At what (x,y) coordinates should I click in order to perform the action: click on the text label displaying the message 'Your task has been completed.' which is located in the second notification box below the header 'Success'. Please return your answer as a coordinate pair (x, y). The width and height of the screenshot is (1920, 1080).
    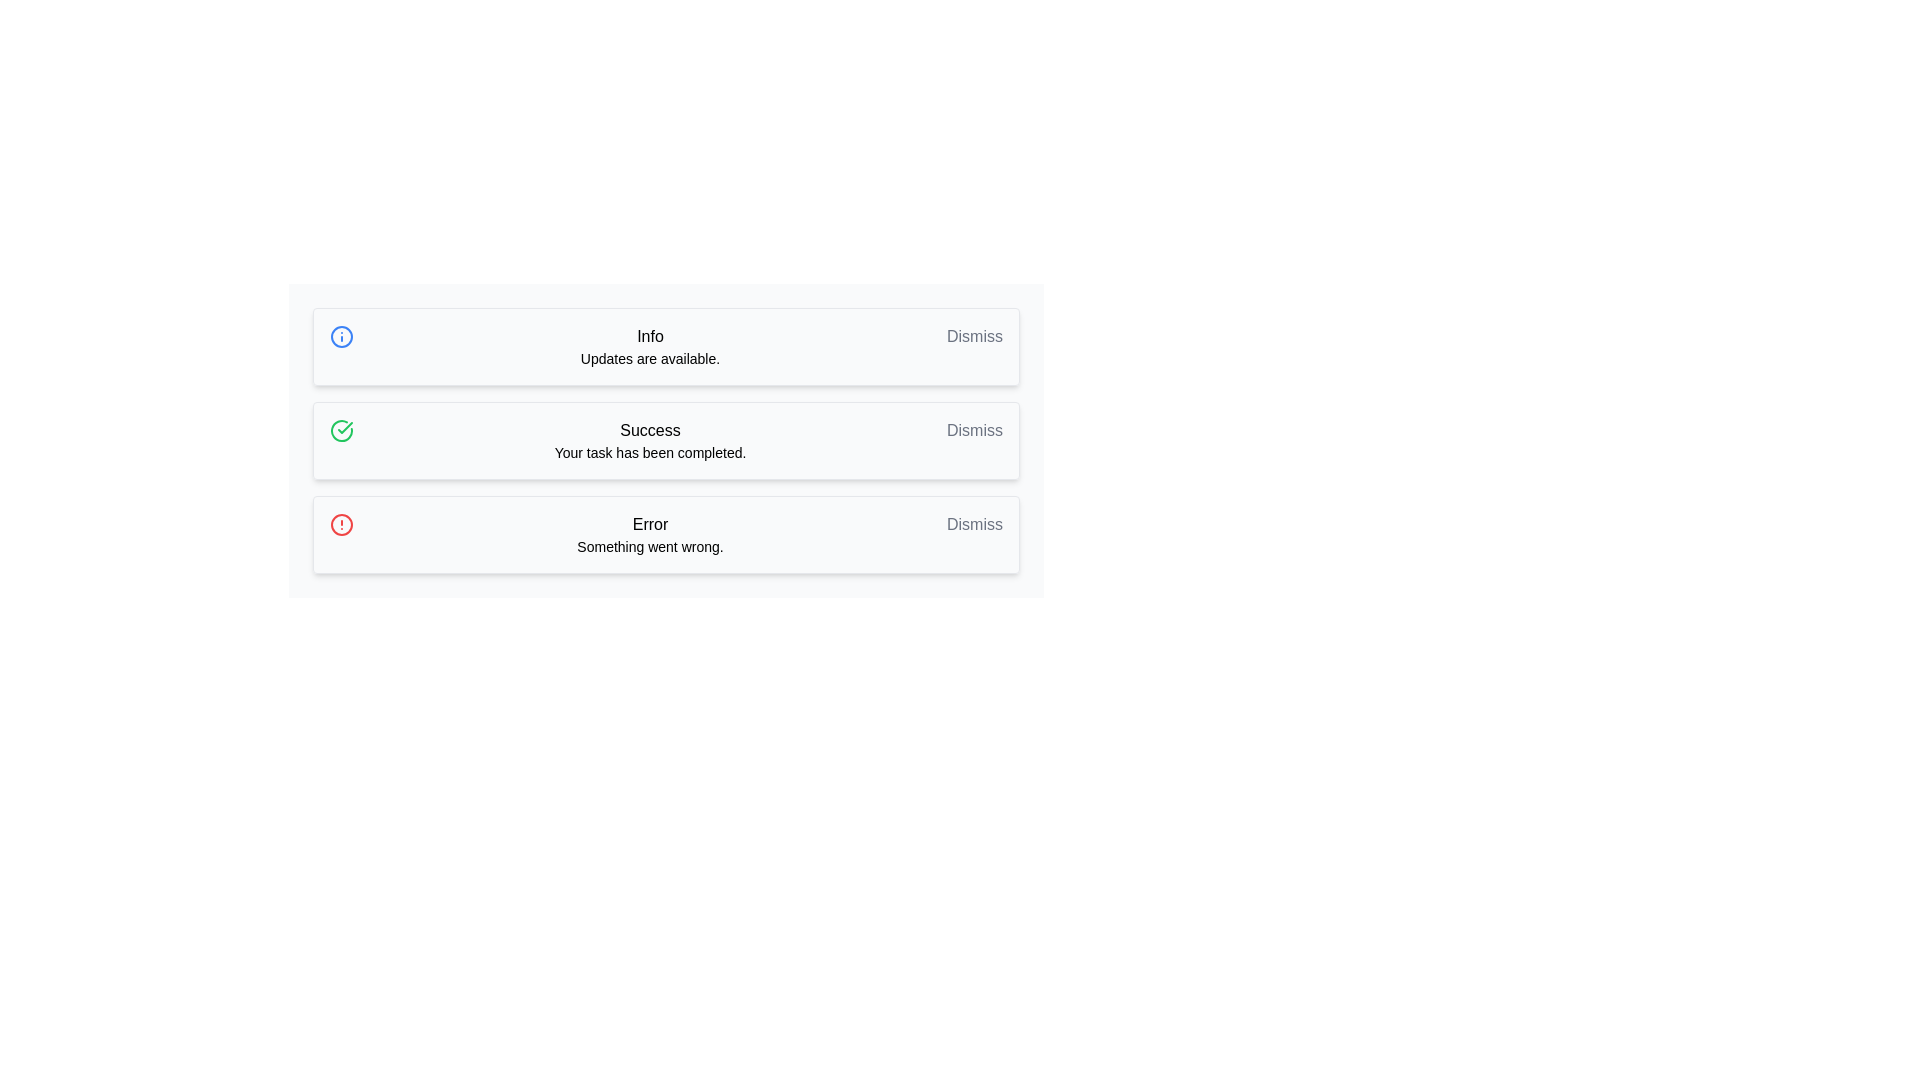
    Looking at the image, I should click on (650, 452).